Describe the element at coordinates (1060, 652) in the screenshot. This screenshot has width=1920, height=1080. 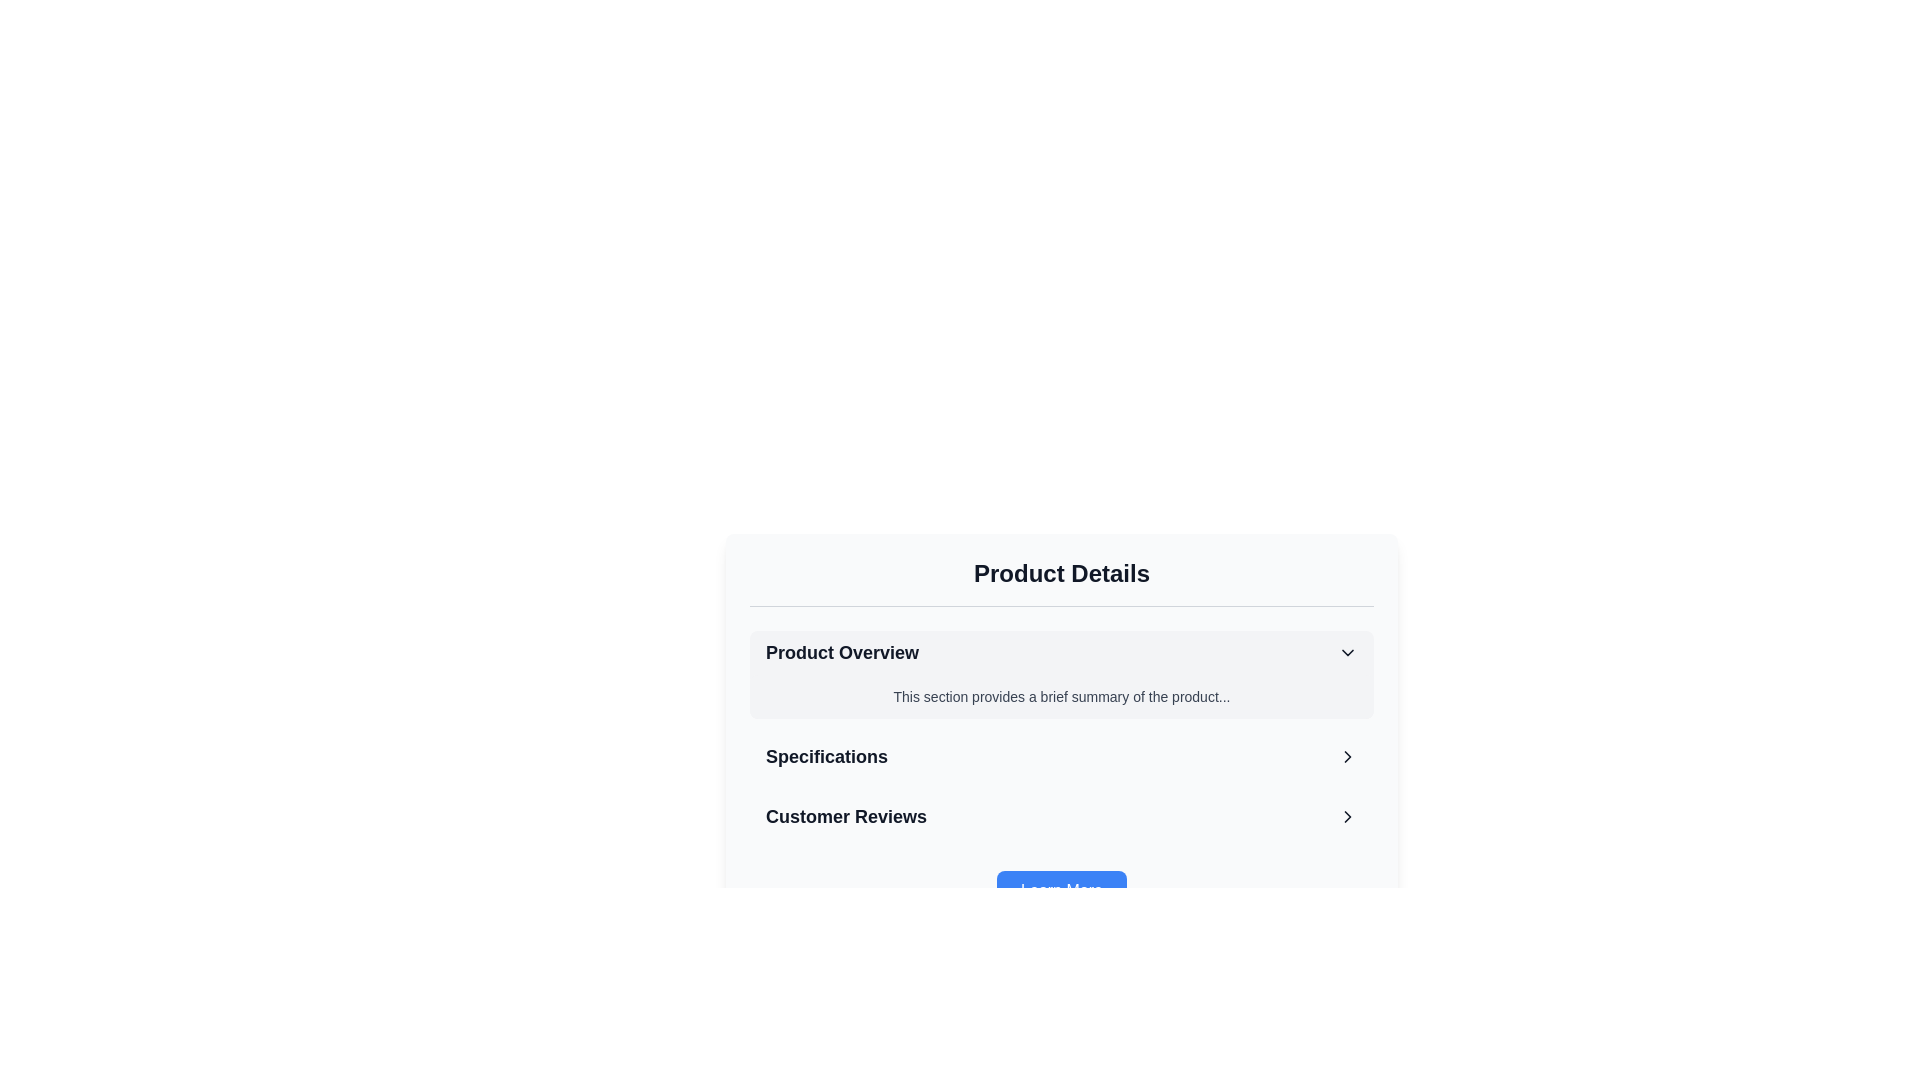
I see `the top-most interactive list item labeled 'Product Overview'` at that location.